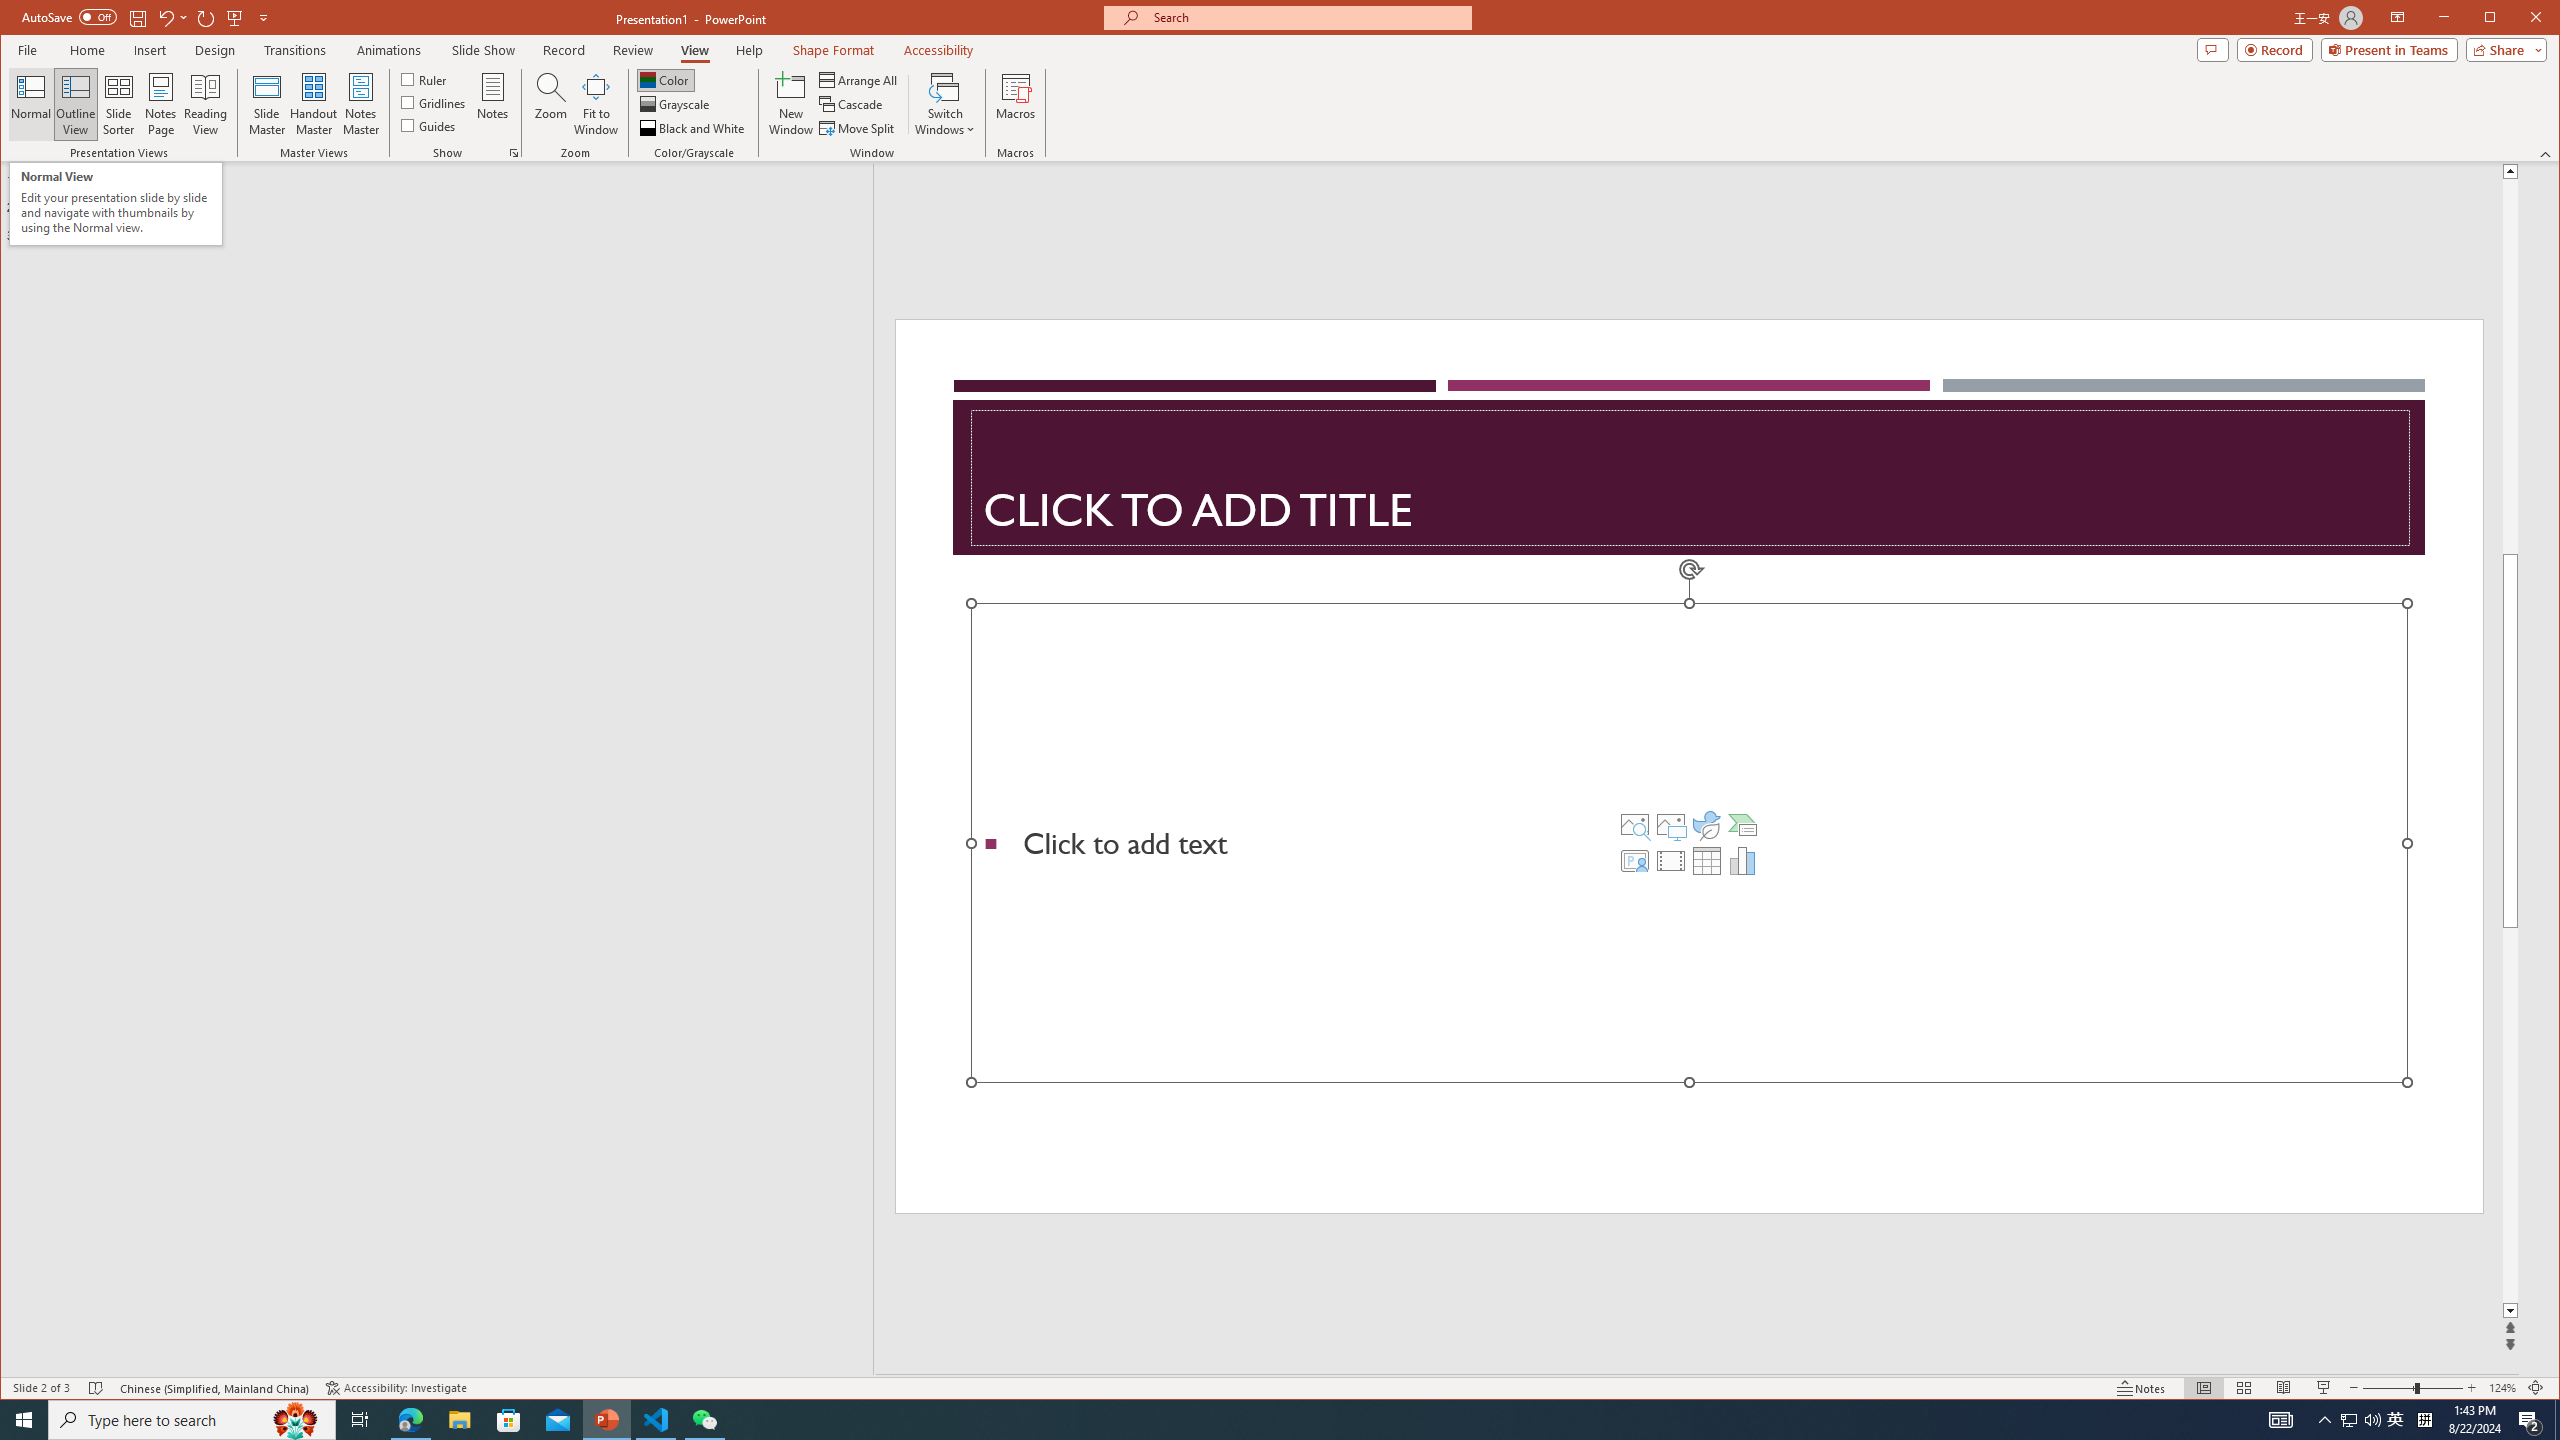 This screenshot has height=1440, width=2560. Describe the element at coordinates (1688, 842) in the screenshot. I see `'Content Placeholder'` at that location.